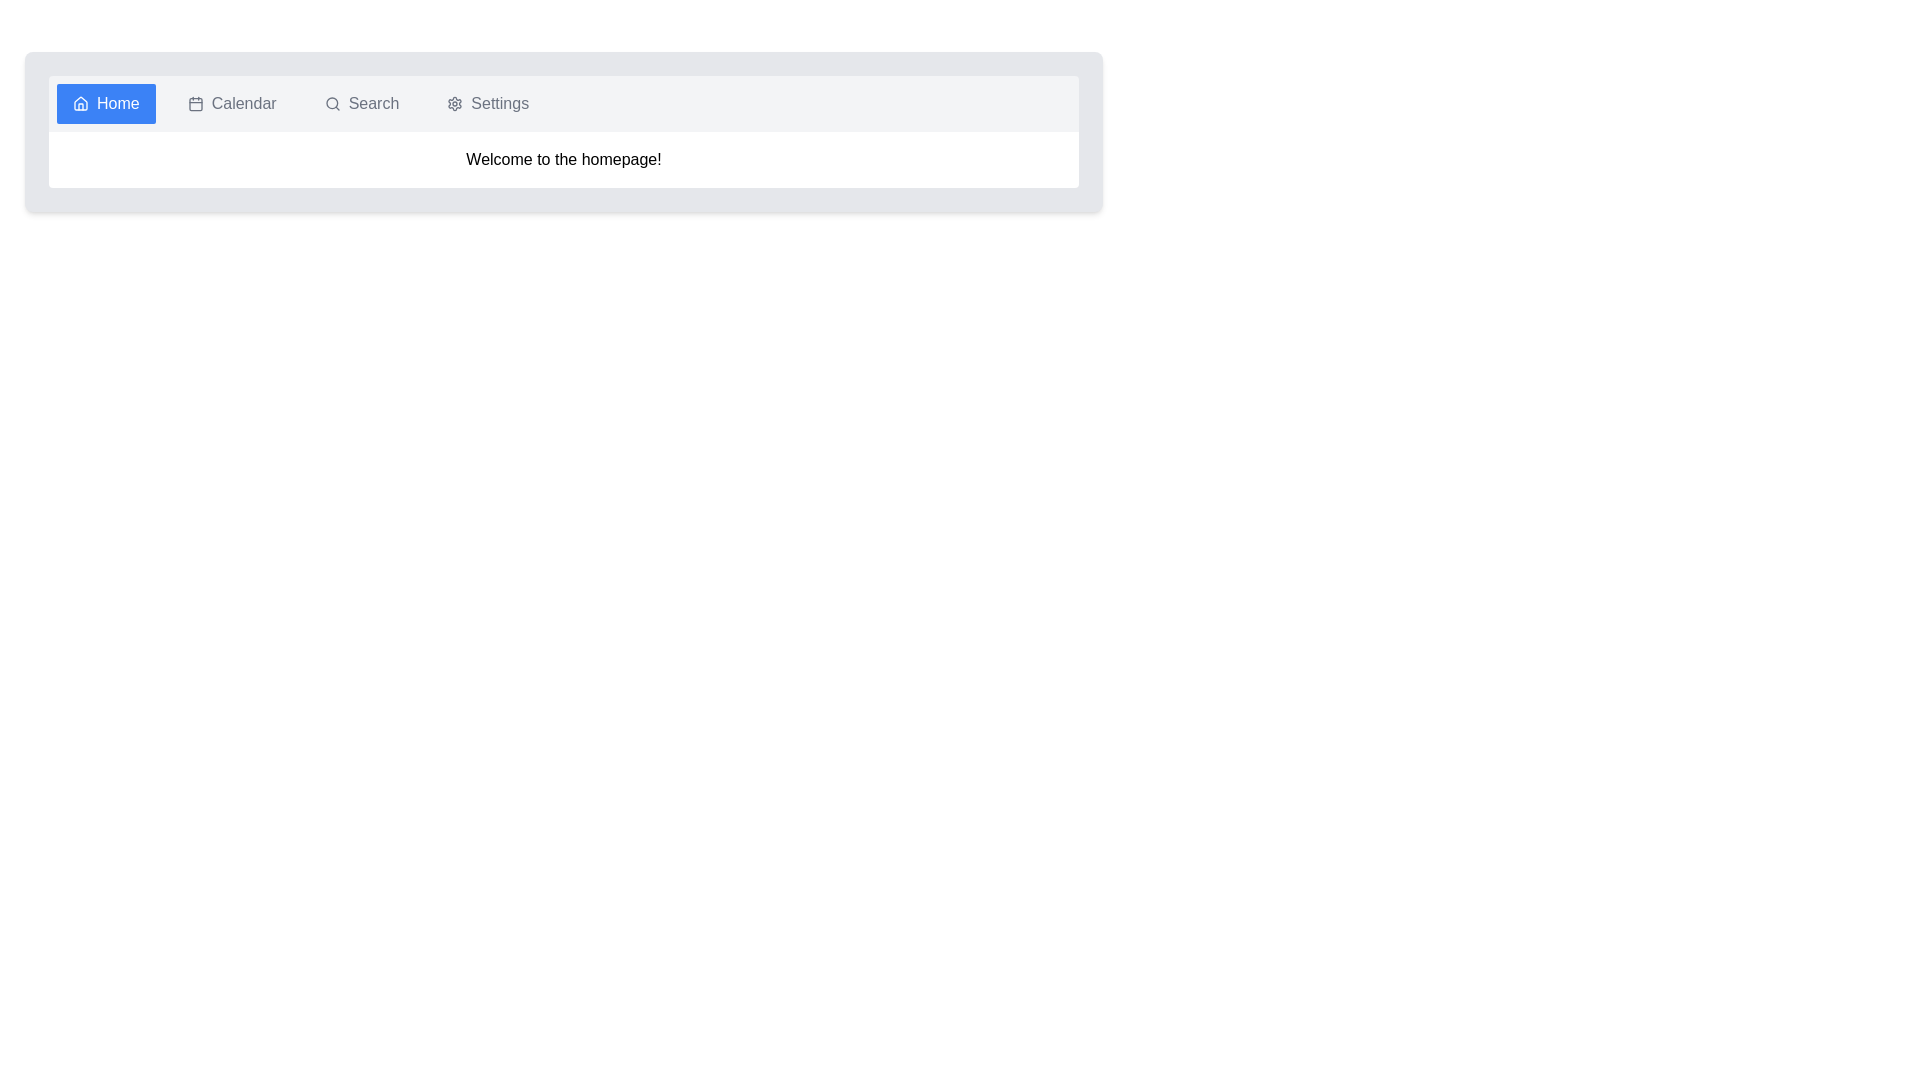 Image resolution: width=1920 pixels, height=1080 pixels. What do you see at coordinates (105, 104) in the screenshot?
I see `the 'Home' button, which has a blue background, white text, and a house icon, located at the top of the interface in the navigation bar` at bounding box center [105, 104].